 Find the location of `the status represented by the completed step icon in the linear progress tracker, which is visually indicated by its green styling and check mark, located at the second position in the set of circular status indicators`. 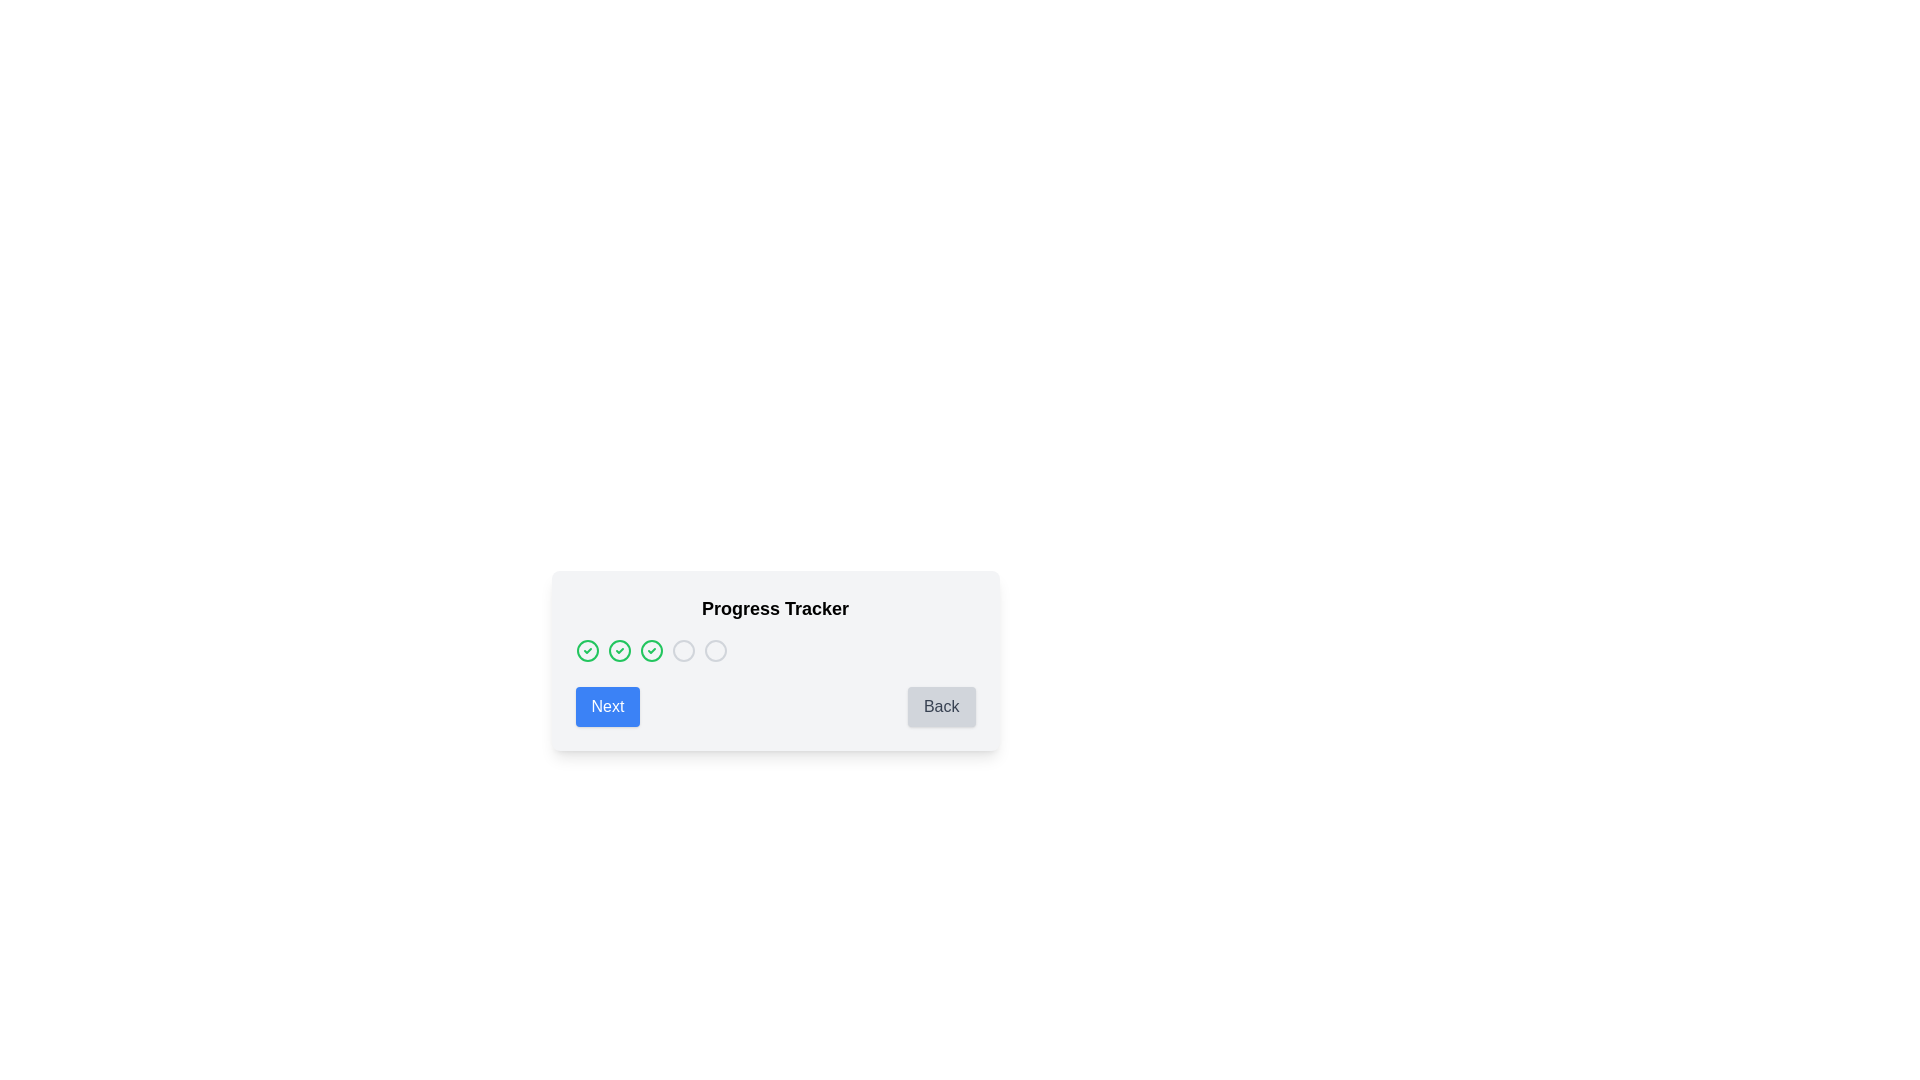

the status represented by the completed step icon in the linear progress tracker, which is visually indicated by its green styling and check mark, located at the second position in the set of circular status indicators is located at coordinates (586, 651).